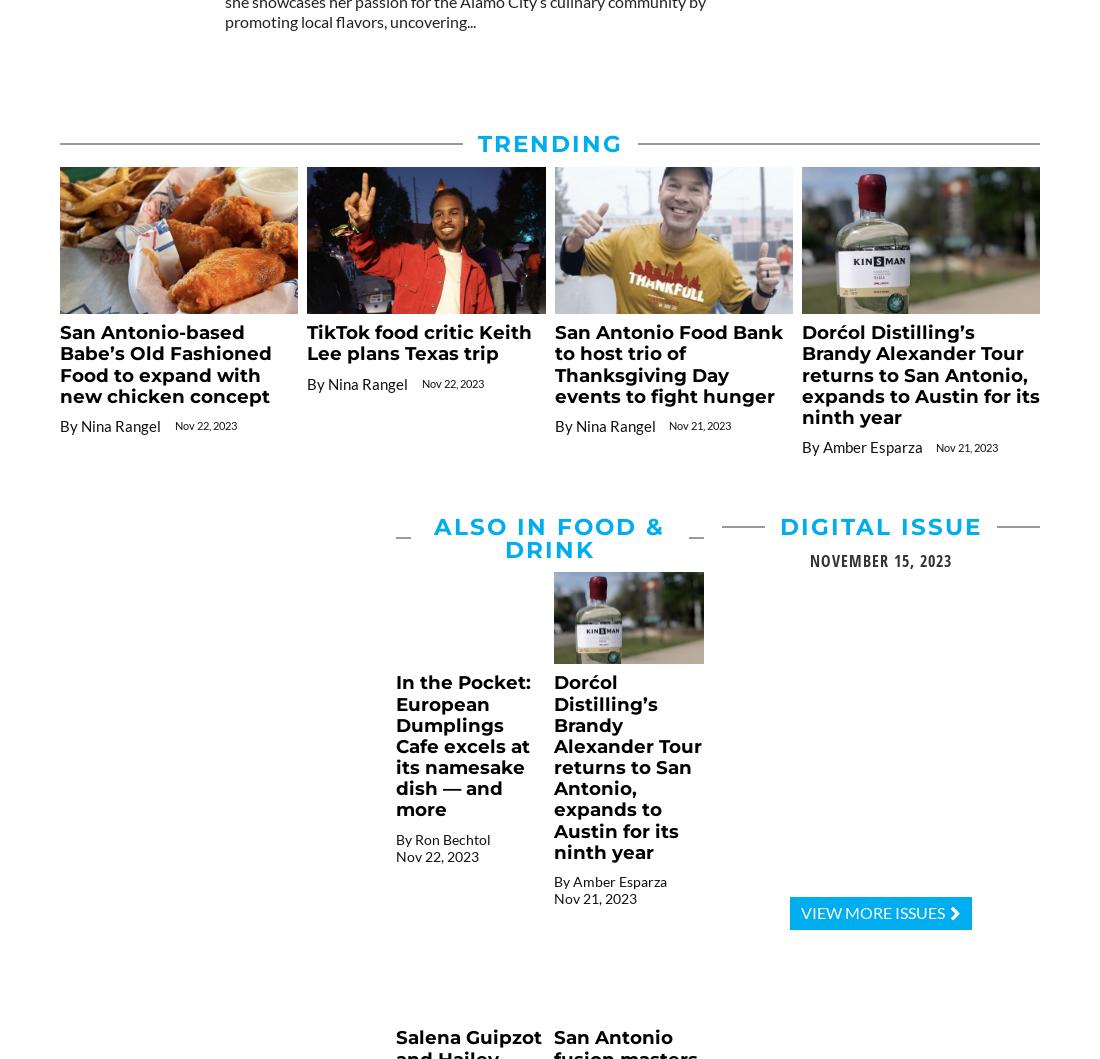 This screenshot has height=1059, width=1100. I want to click on 'November 15, 2023', so click(879, 558).